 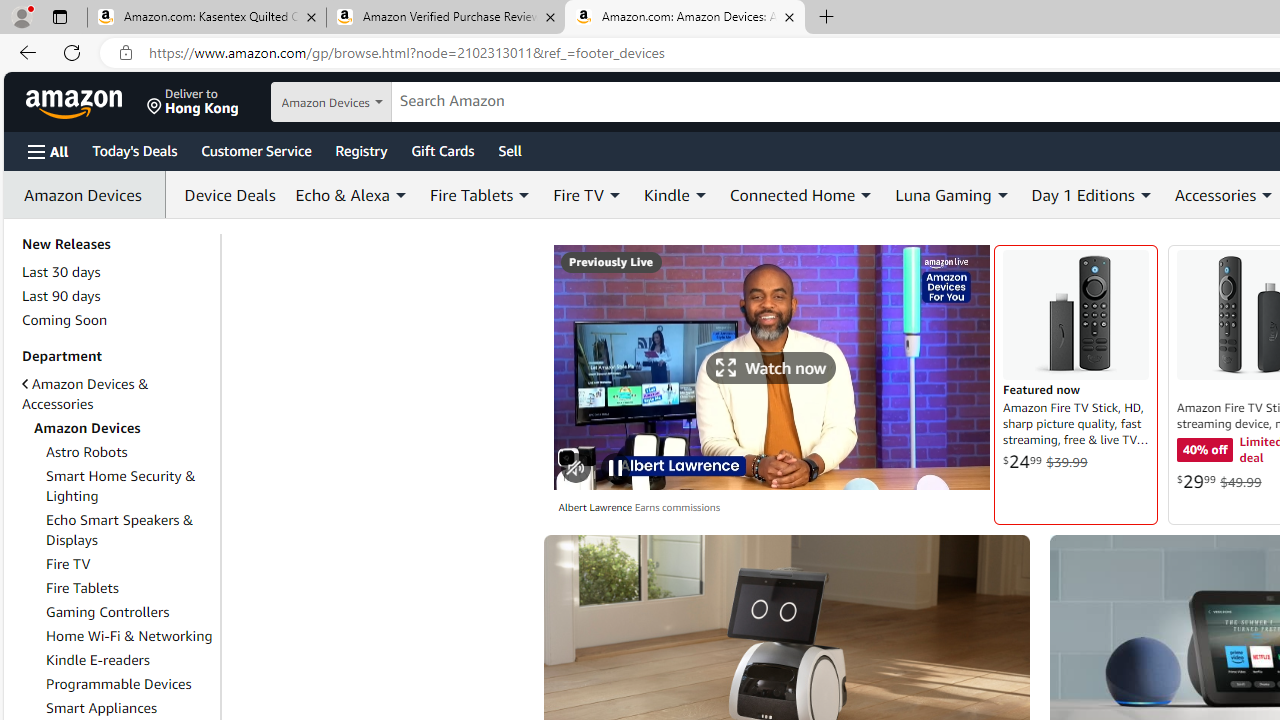 What do you see at coordinates (770, 367) in the screenshot?
I see `'Tap Watch now to see broadcast in immersive view'` at bounding box center [770, 367].